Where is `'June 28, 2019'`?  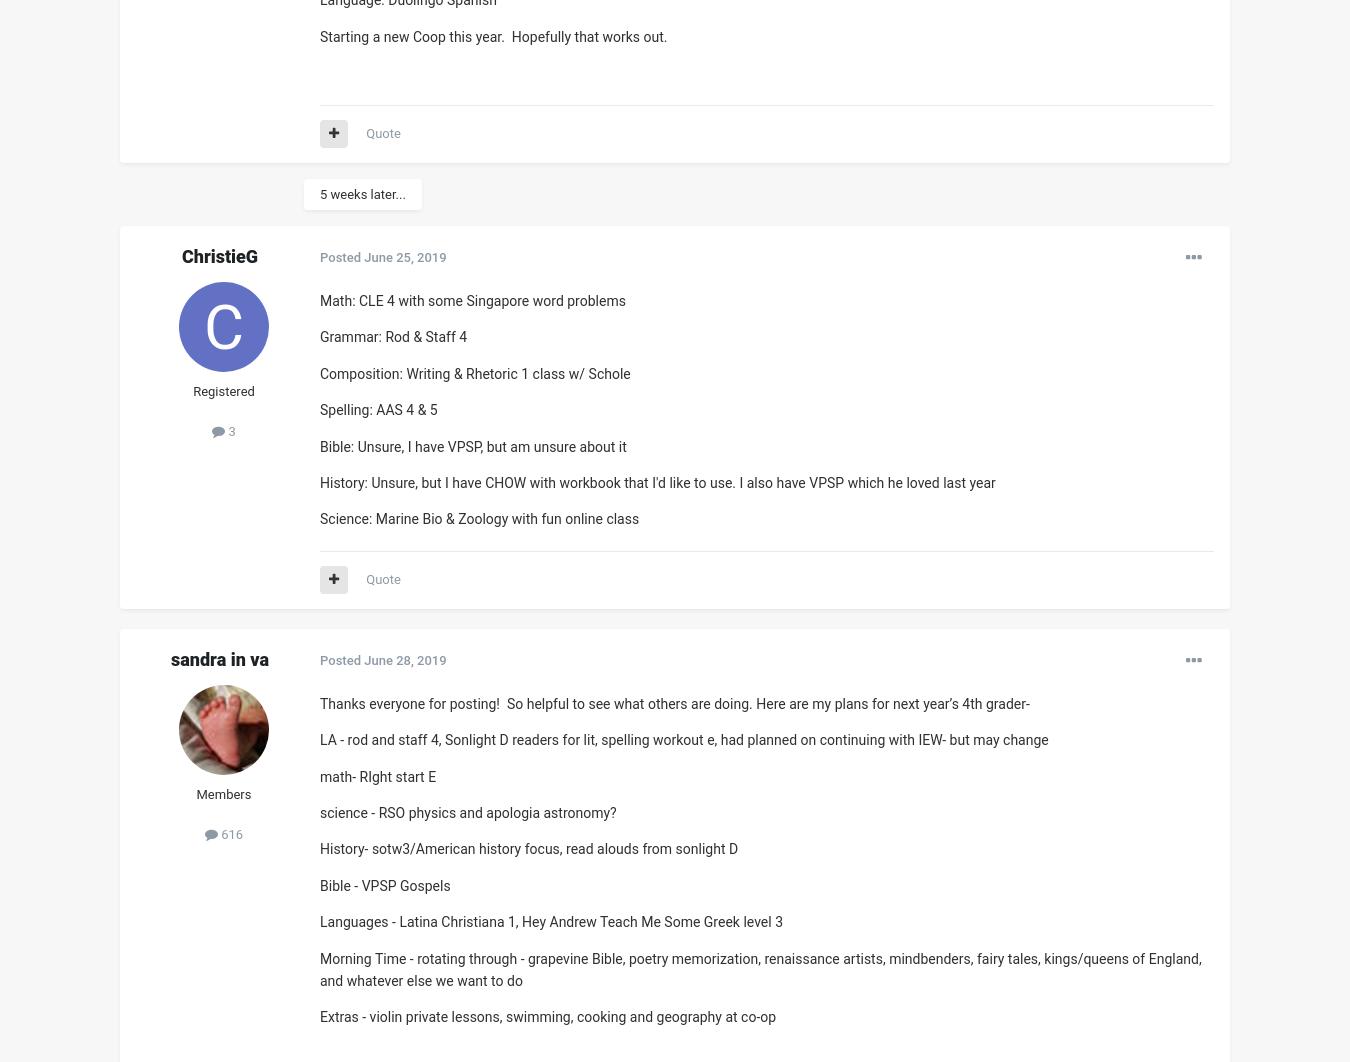 'June 28, 2019' is located at coordinates (405, 659).